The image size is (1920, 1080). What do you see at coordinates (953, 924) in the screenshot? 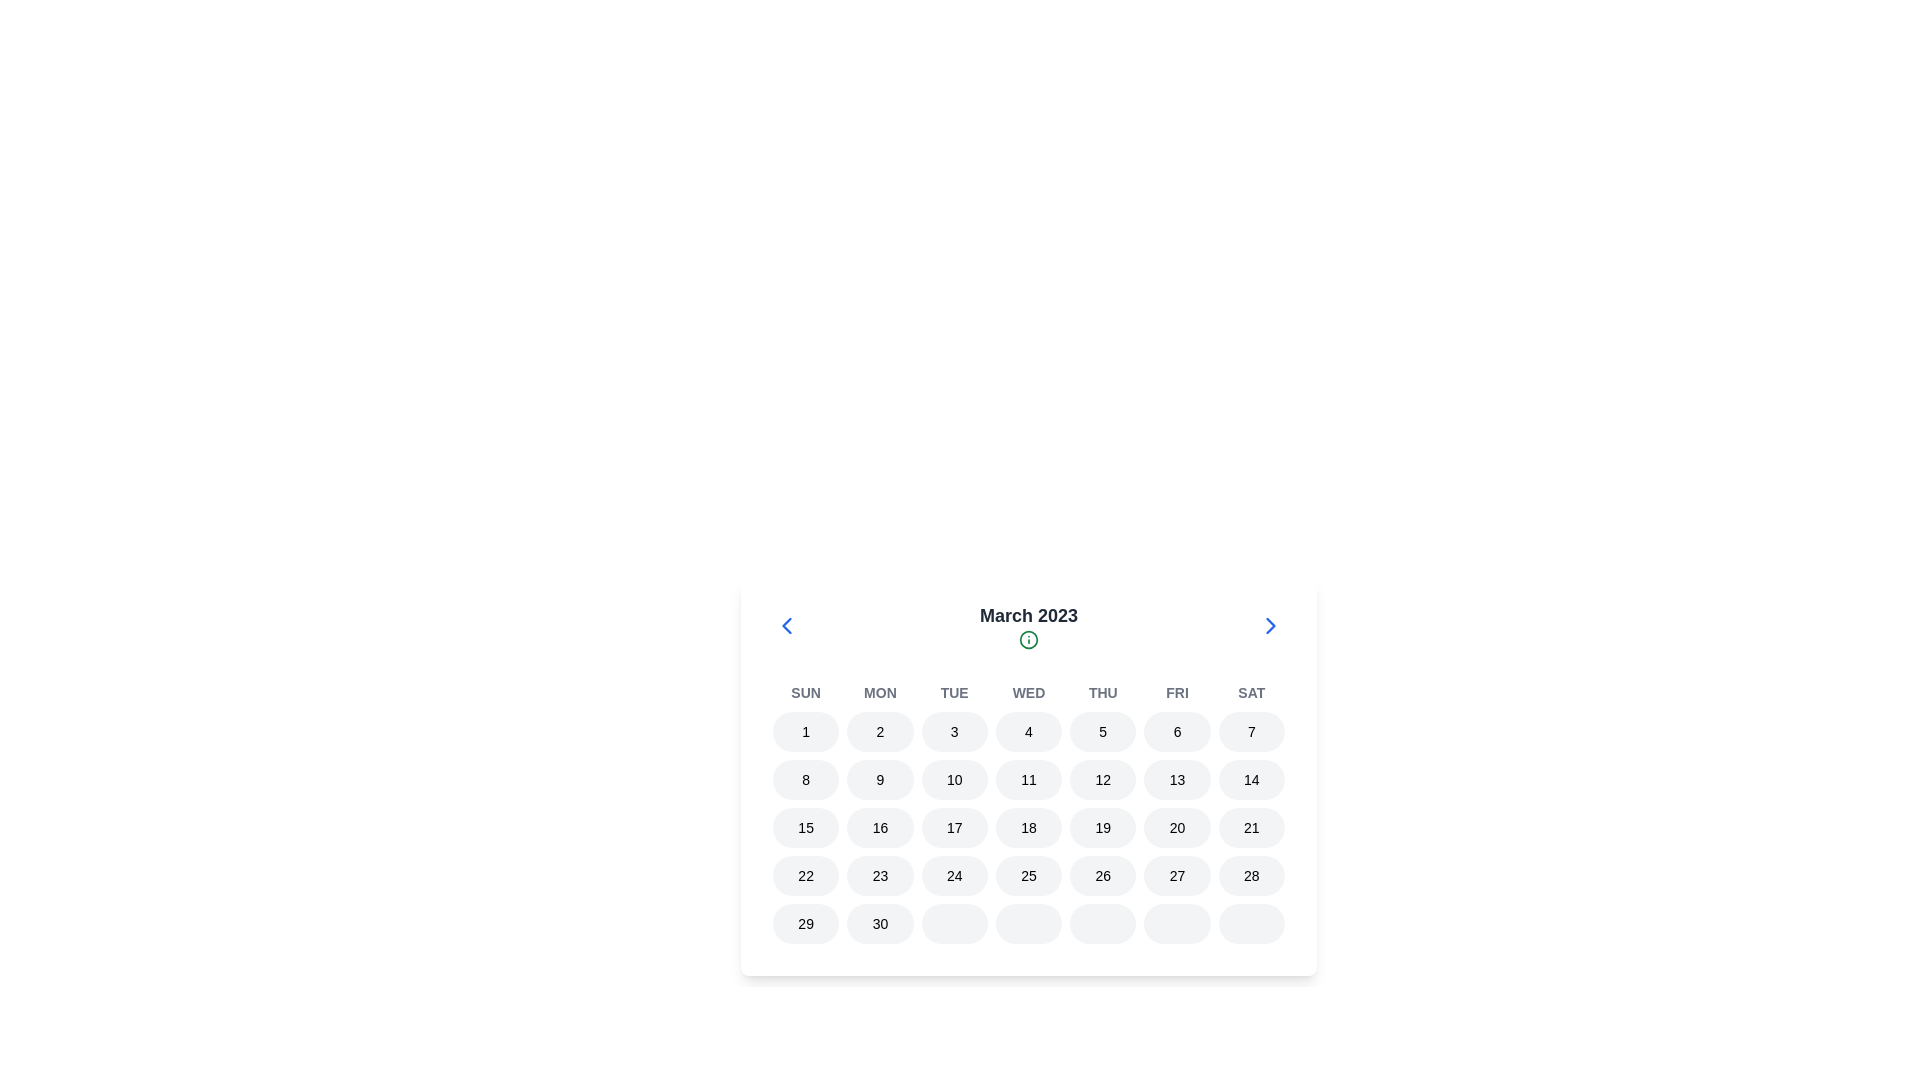
I see `the third circular button with a subtle gray background and a centered dot in the calendar interface` at bounding box center [953, 924].